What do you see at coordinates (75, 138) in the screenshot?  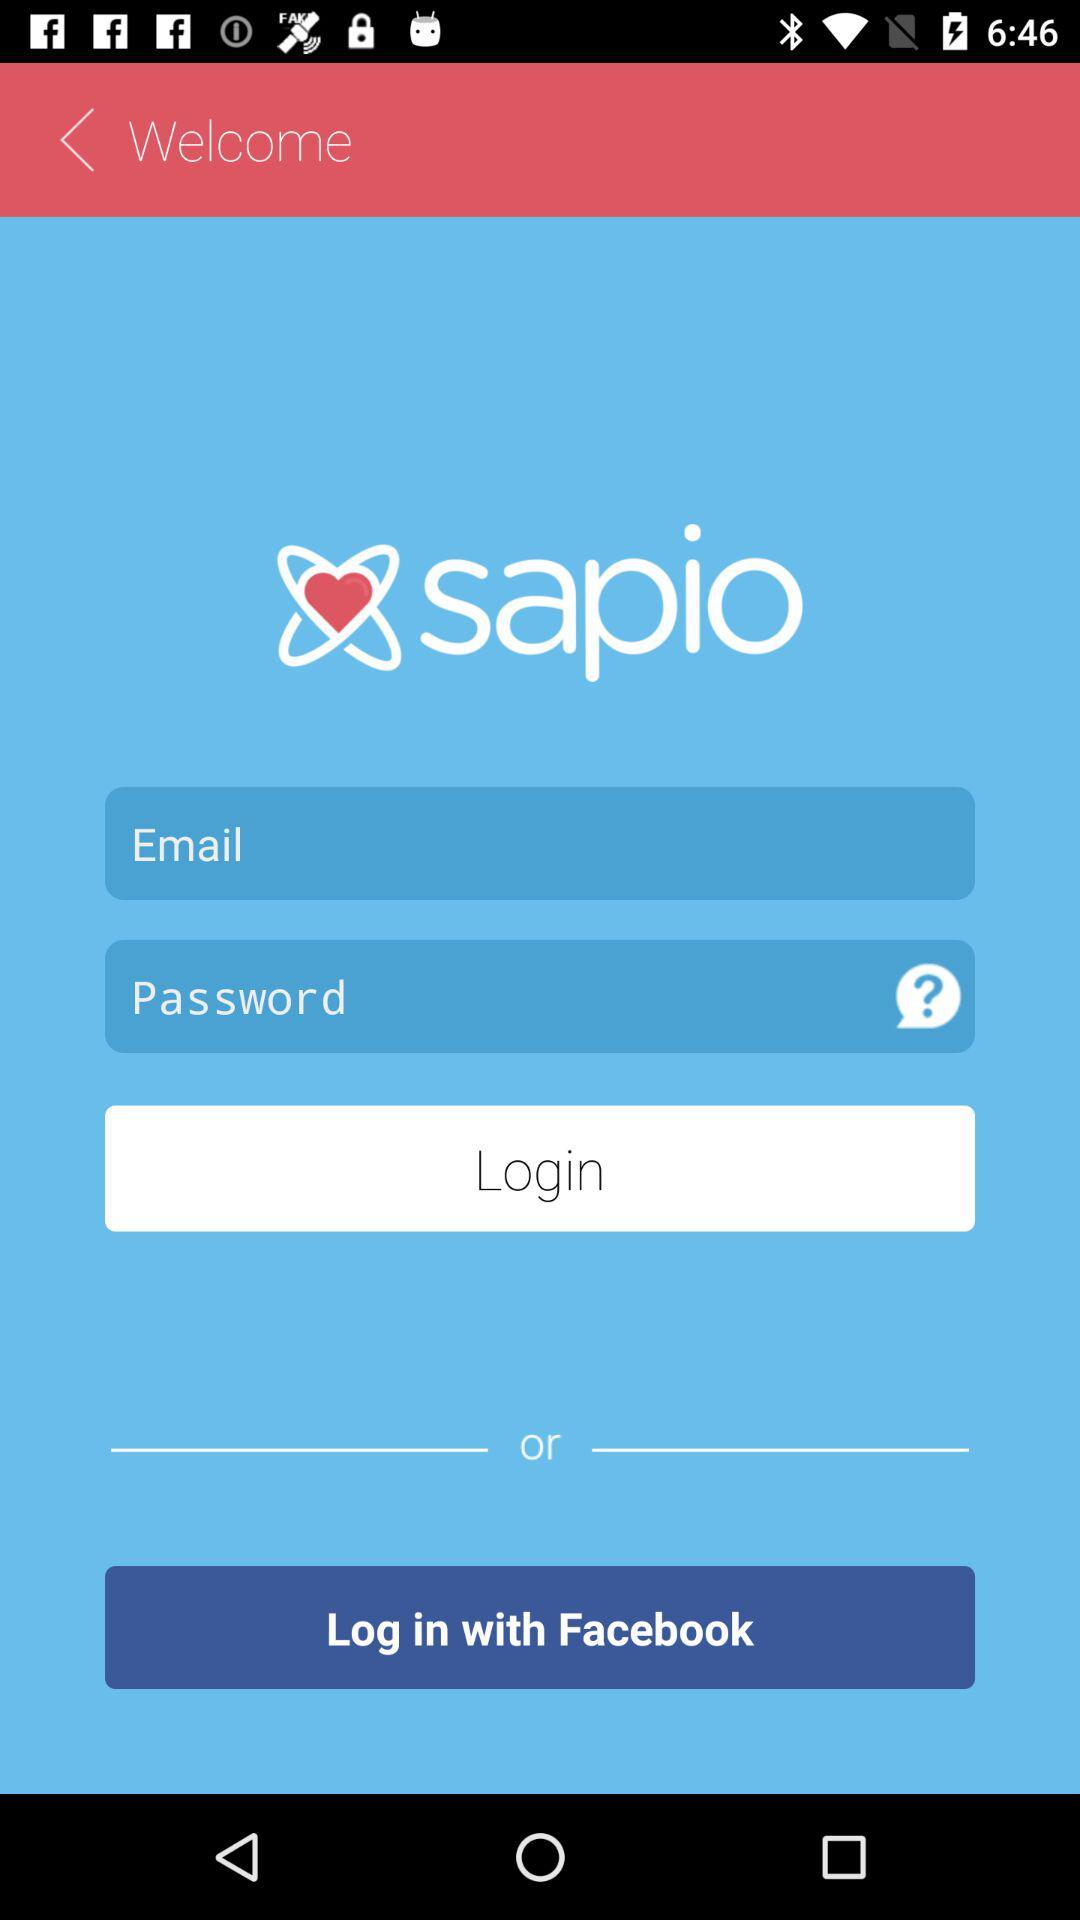 I see `back page` at bounding box center [75, 138].